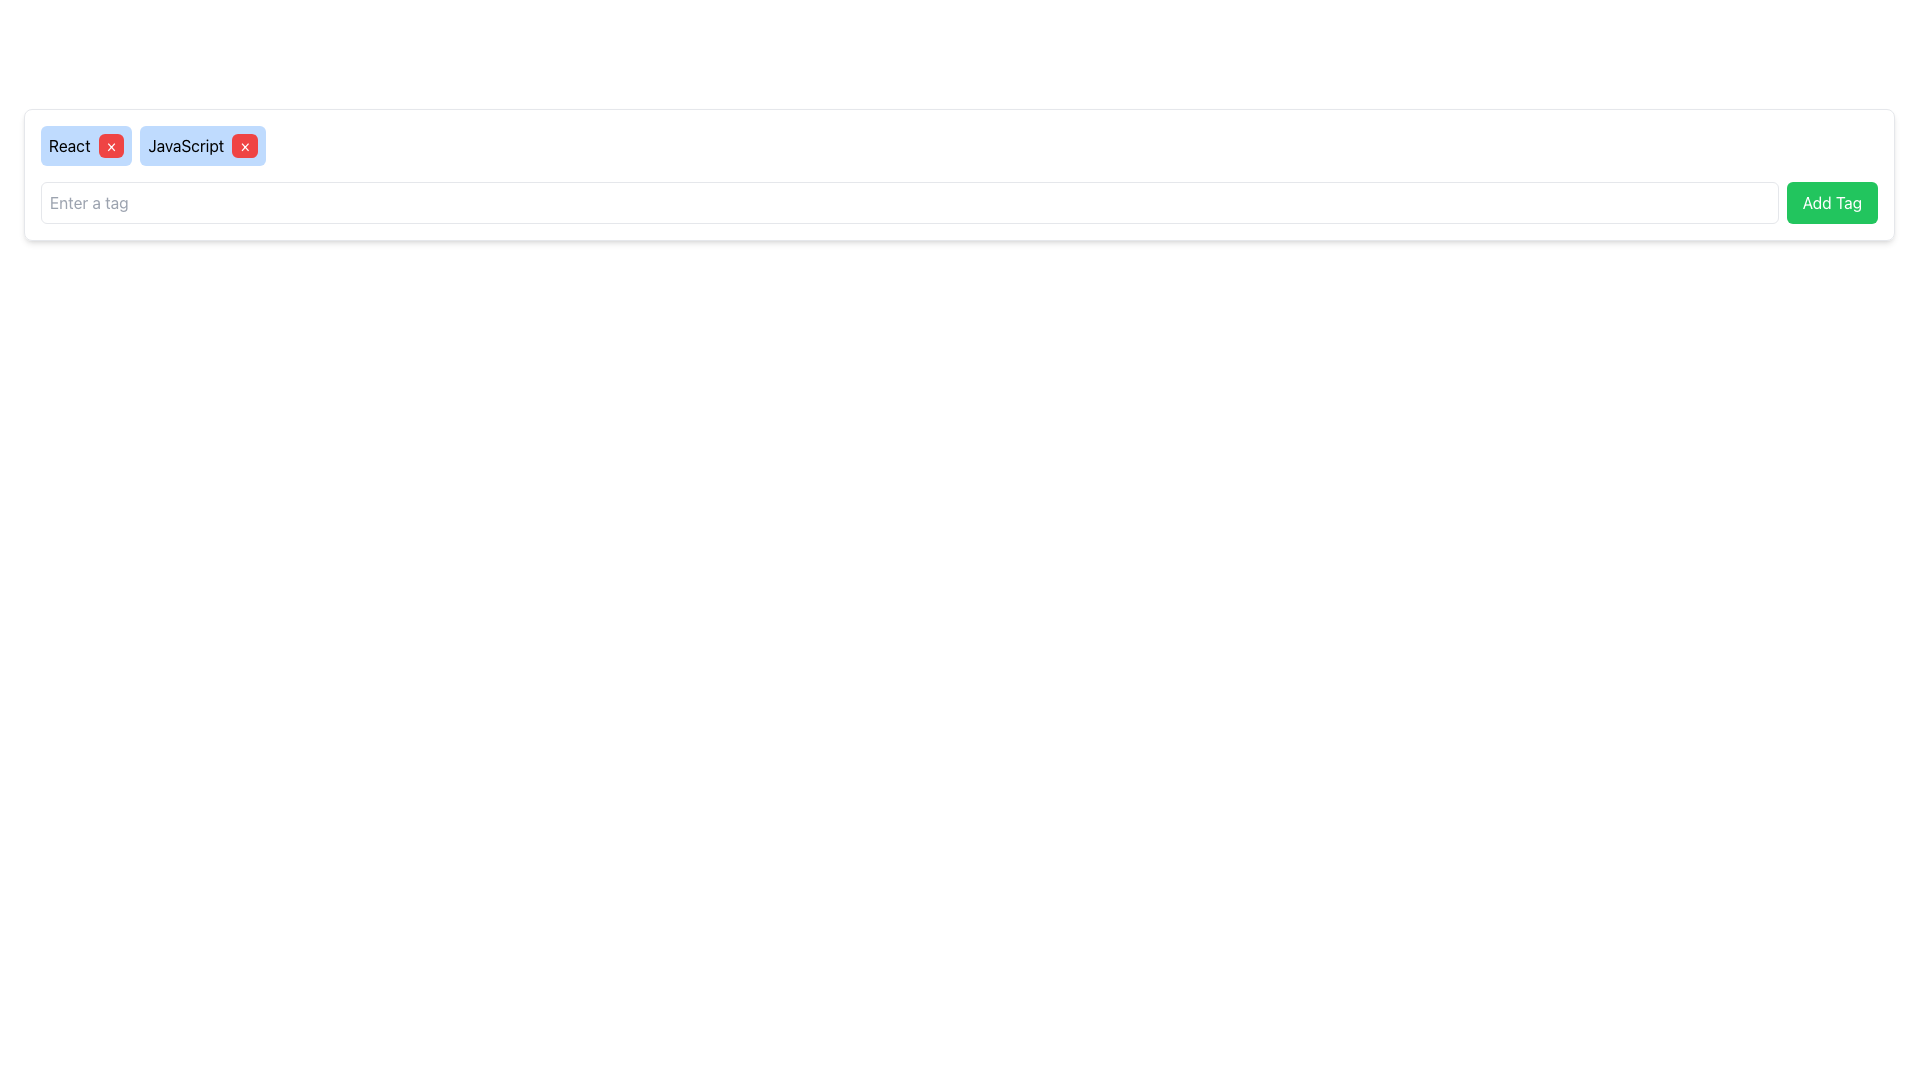 The height and width of the screenshot is (1080, 1920). What do you see at coordinates (110, 145) in the screenshot?
I see `the small red button labeled '×' located to the right of the blue 'React' tag` at bounding box center [110, 145].